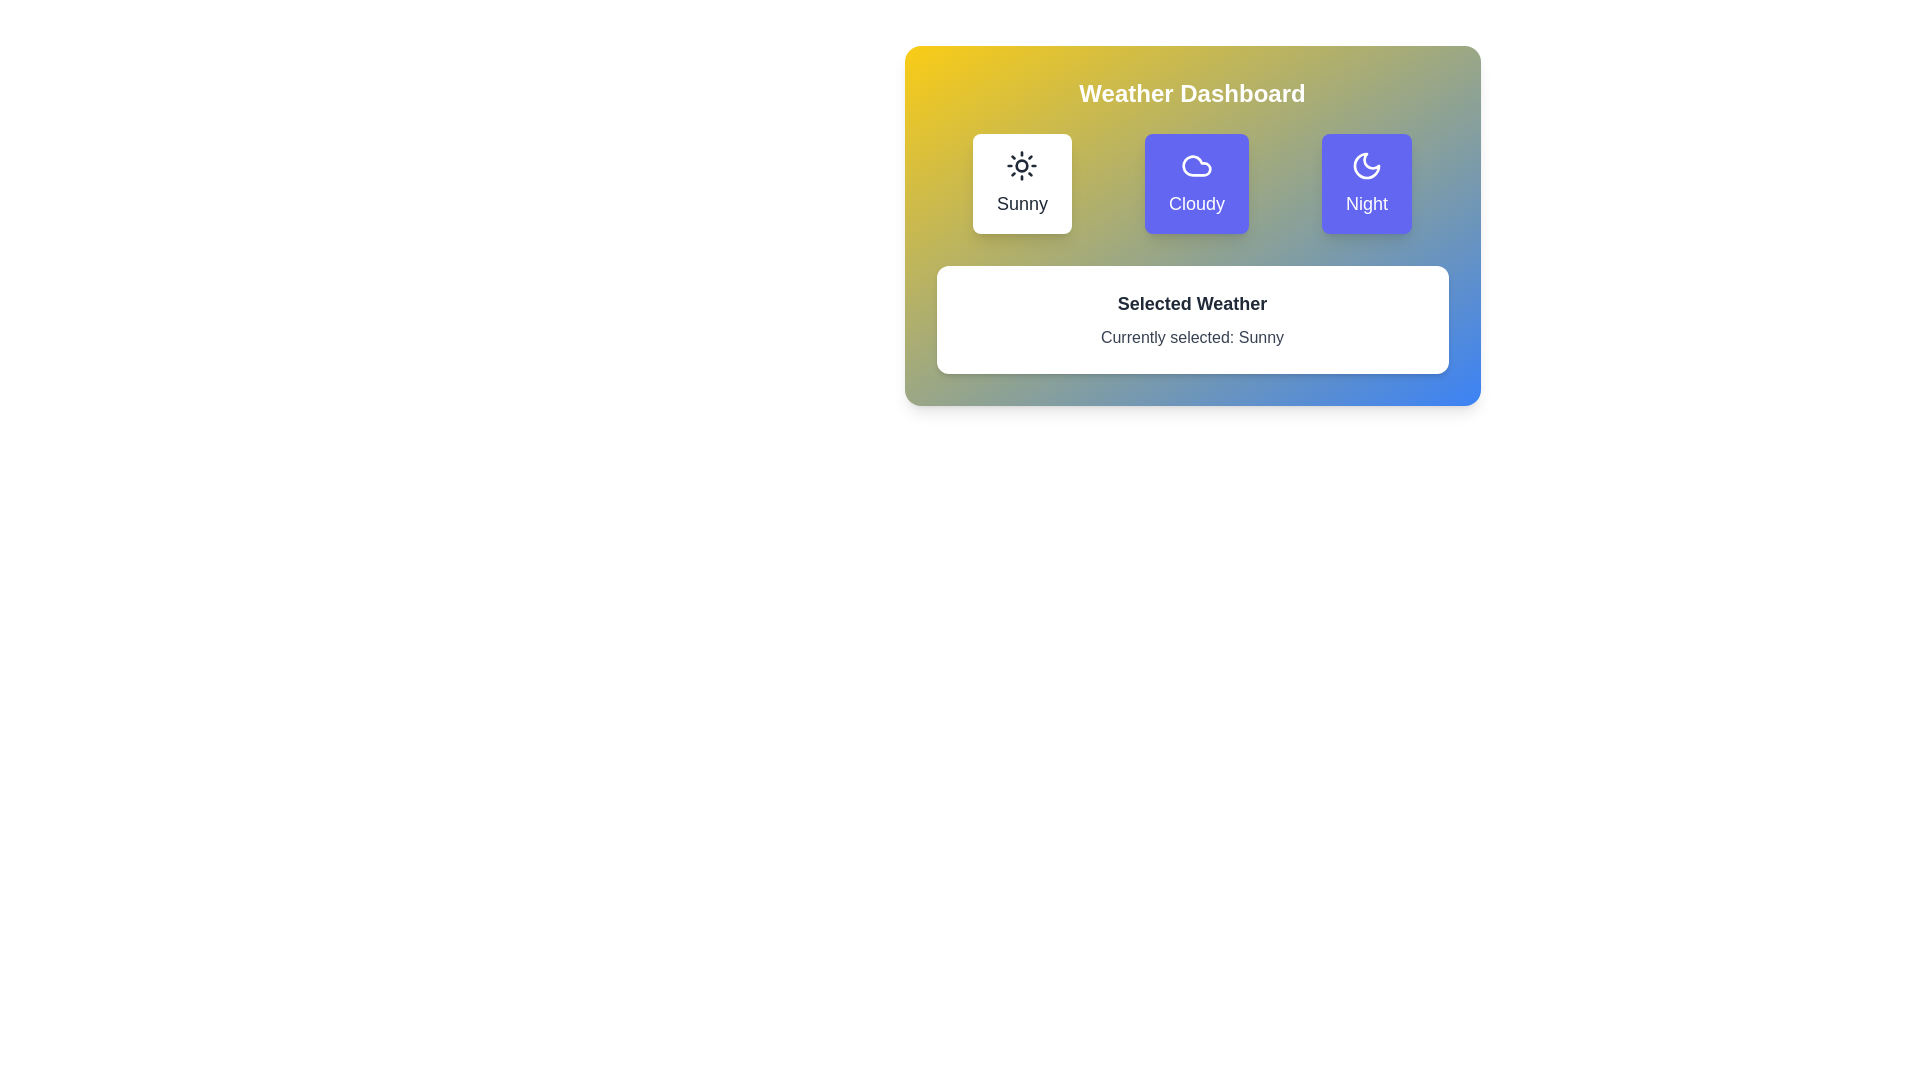 Image resolution: width=1920 pixels, height=1080 pixels. What do you see at coordinates (1366, 184) in the screenshot?
I see `the third button in the 'Weather Dashboard' section` at bounding box center [1366, 184].